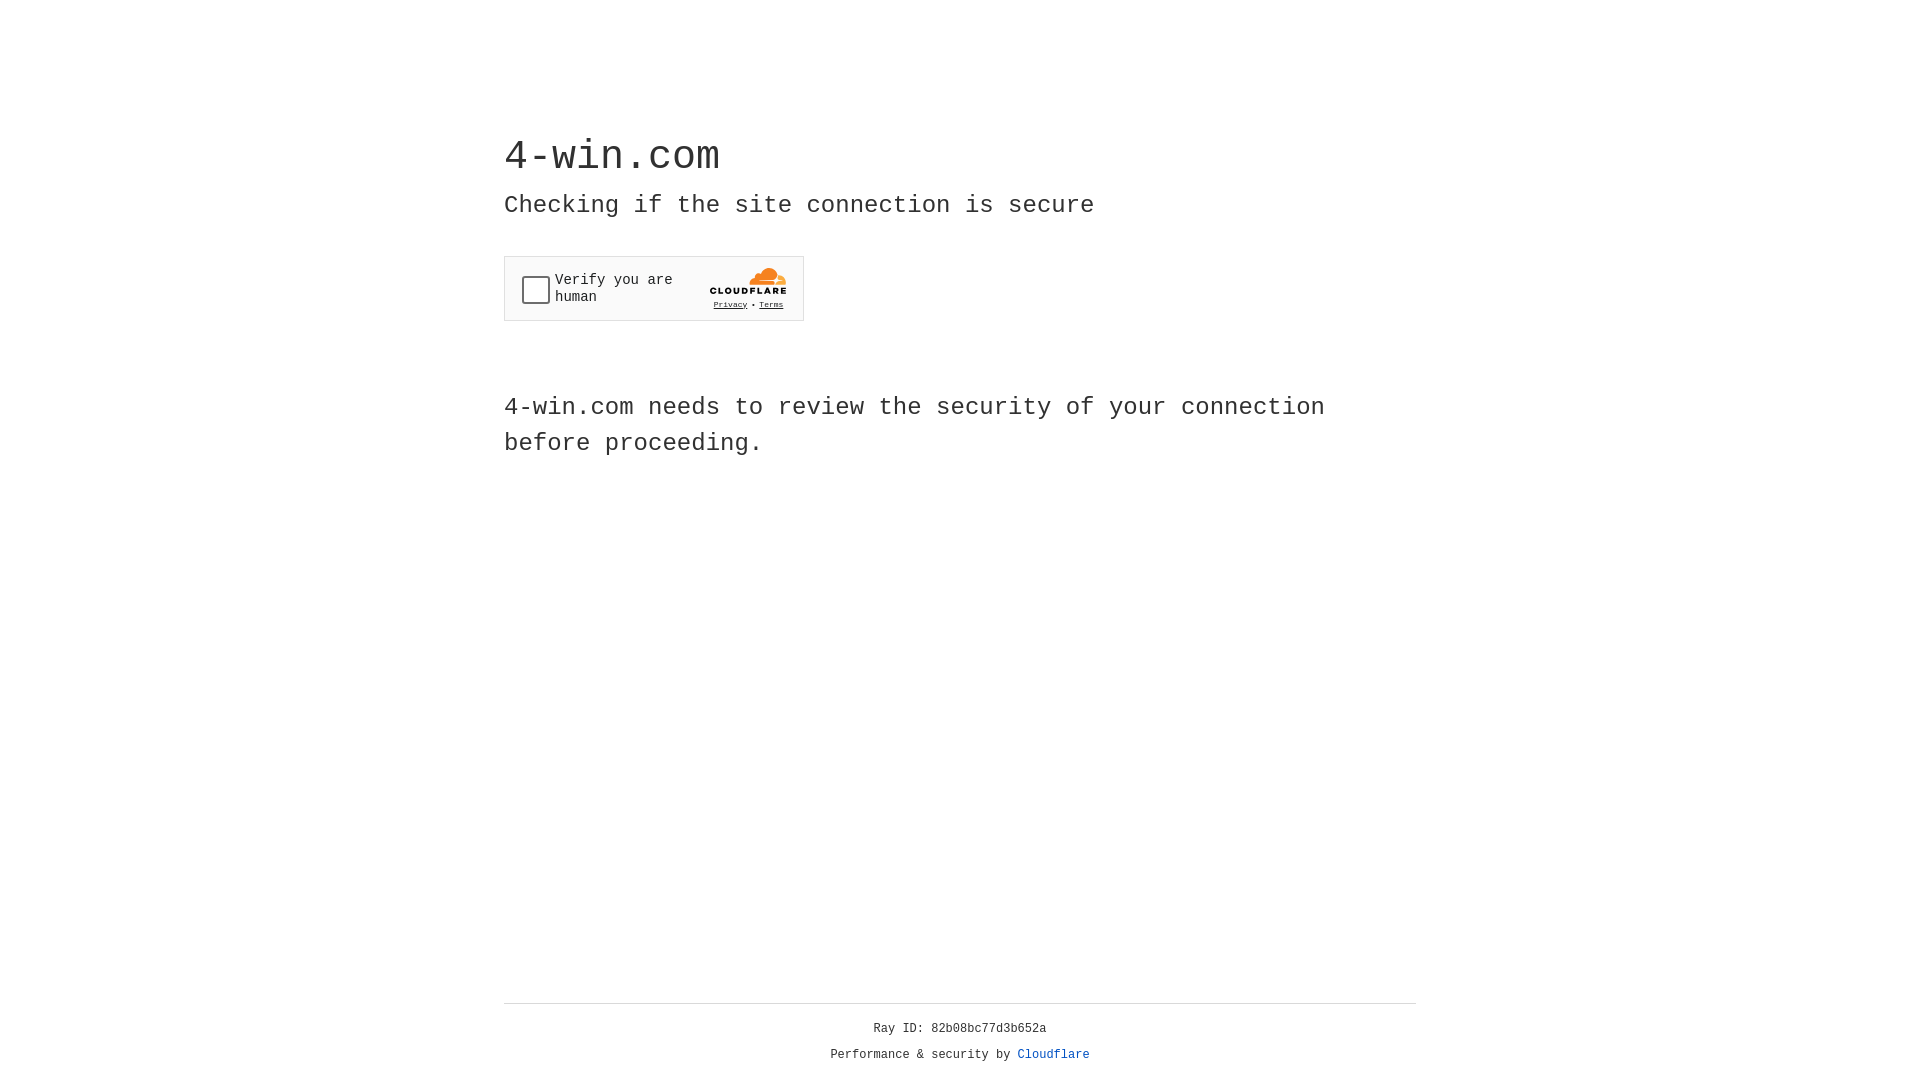 The image size is (1920, 1080). Describe the element at coordinates (653, 288) in the screenshot. I see `'Widget containing a Cloudflare security challenge'` at that location.